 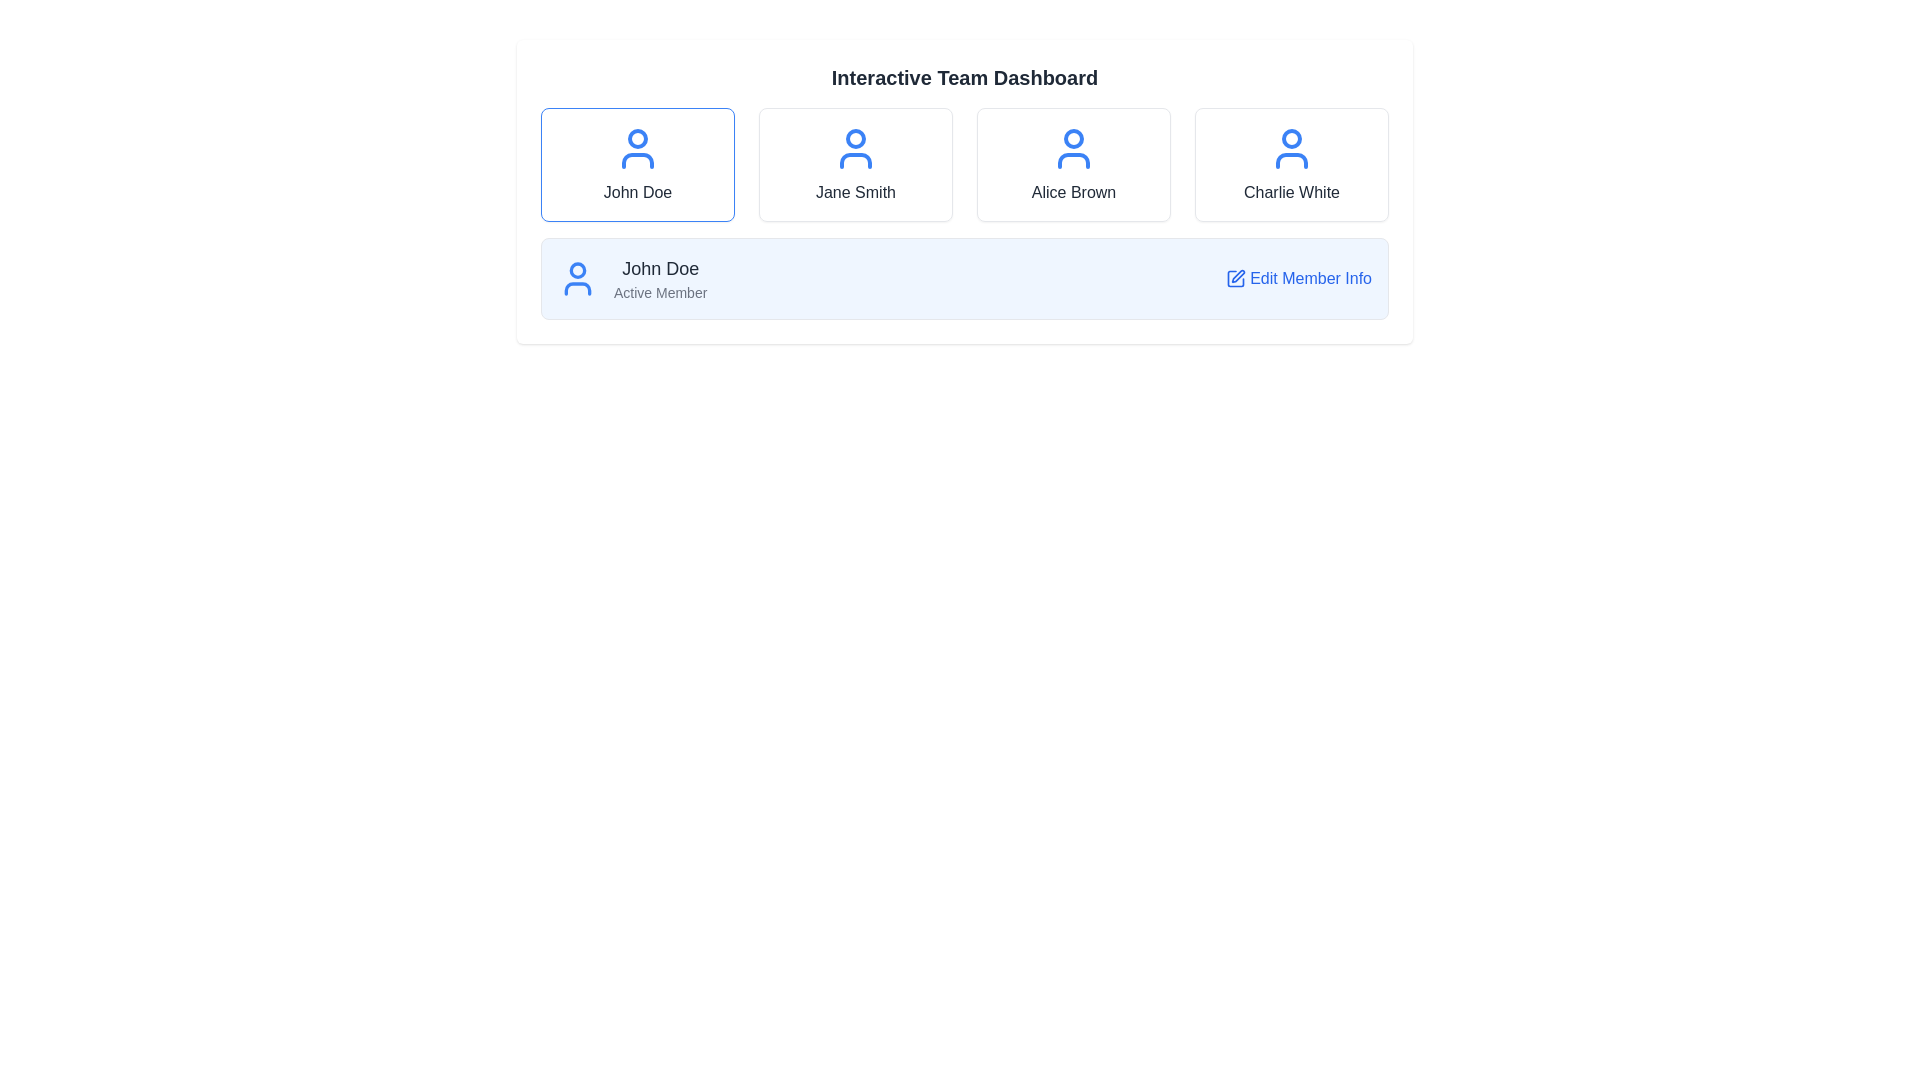 What do you see at coordinates (576, 270) in the screenshot?
I see `the circular head graphic element of the user profile icon located in the upper middle section of the SVG` at bounding box center [576, 270].